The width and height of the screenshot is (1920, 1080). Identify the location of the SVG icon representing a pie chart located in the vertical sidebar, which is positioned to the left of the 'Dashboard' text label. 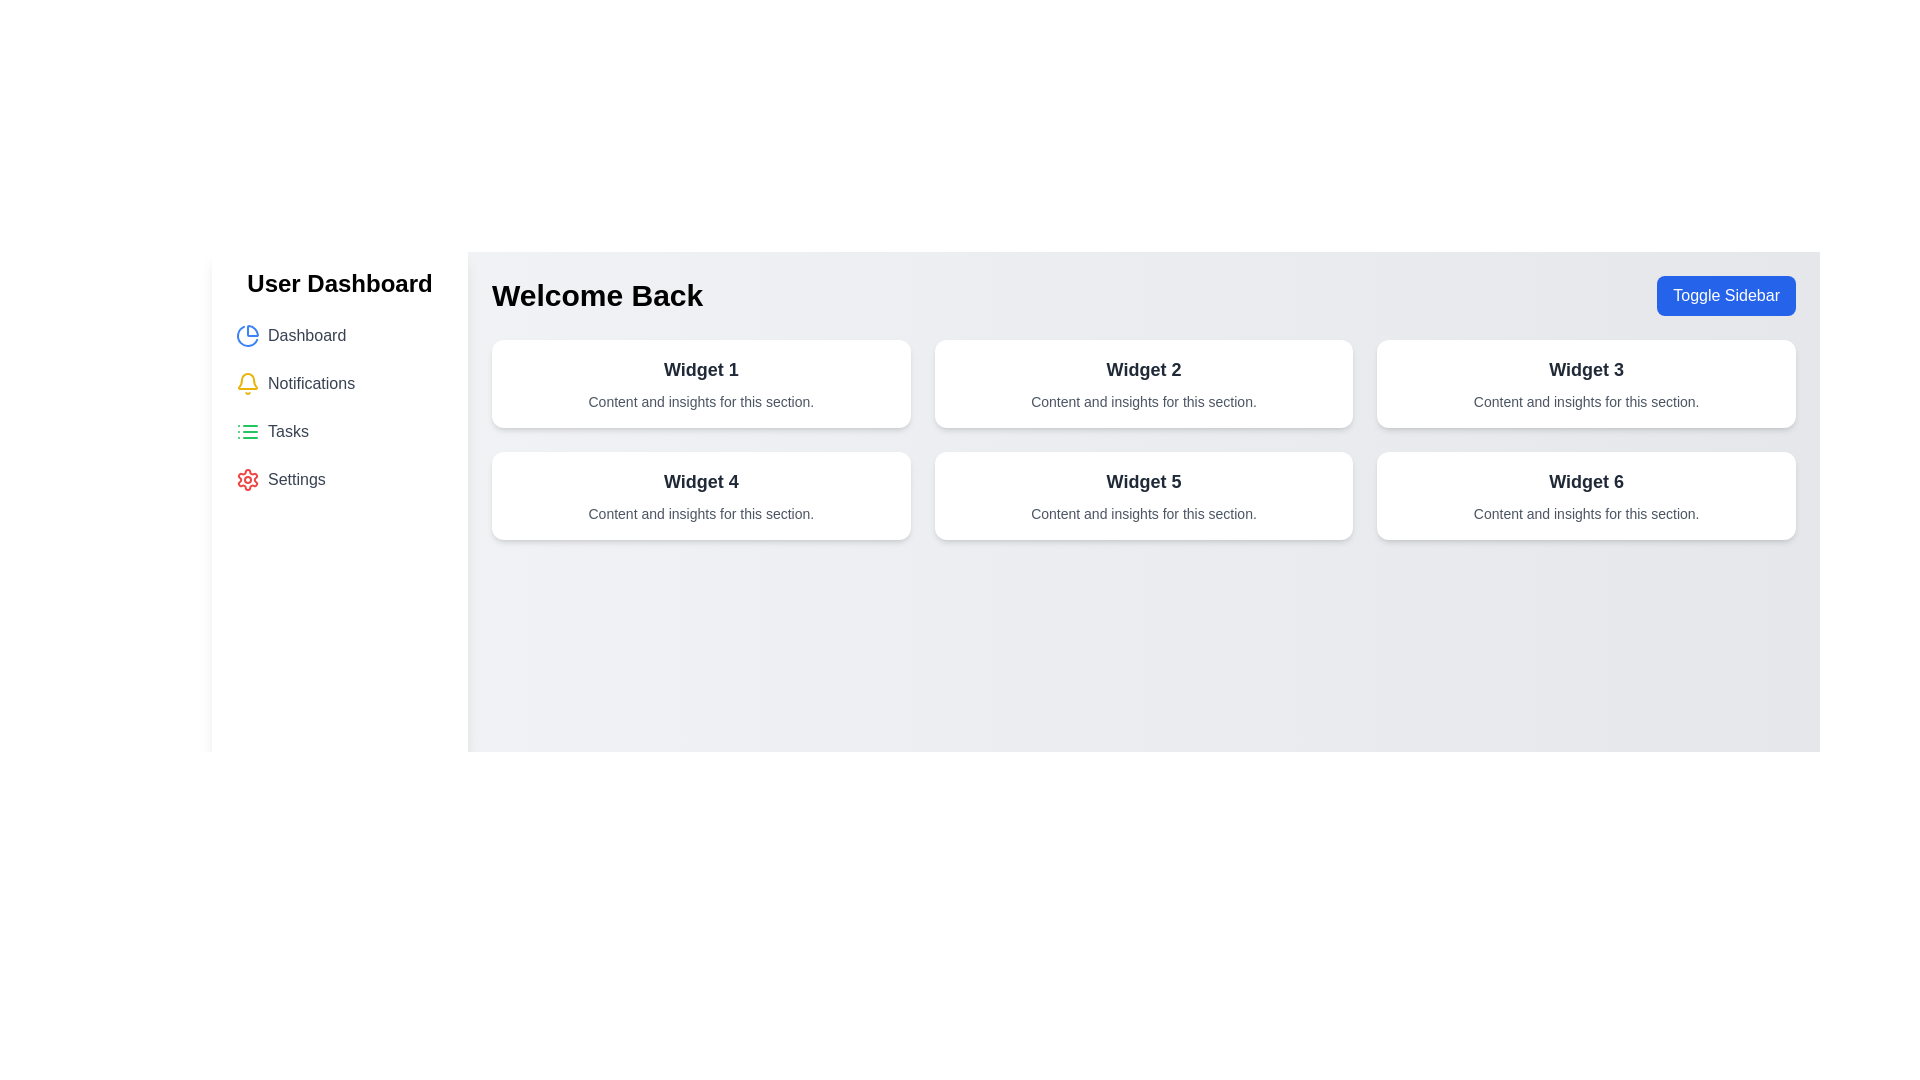
(247, 334).